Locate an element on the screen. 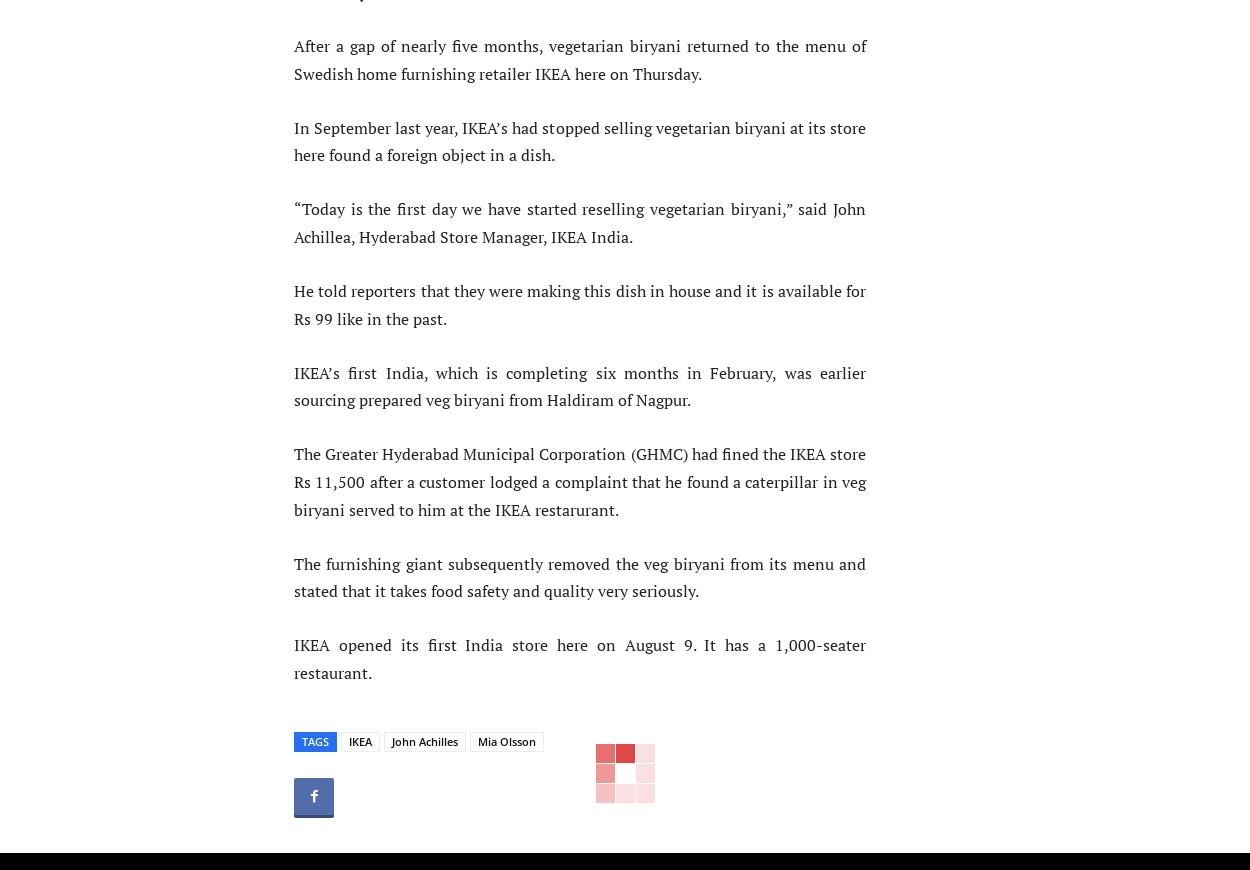  'In September last year, IKEA’s had stopped selling vegetarian biryani at its store here found a foreign object in a dish.' is located at coordinates (579, 140).